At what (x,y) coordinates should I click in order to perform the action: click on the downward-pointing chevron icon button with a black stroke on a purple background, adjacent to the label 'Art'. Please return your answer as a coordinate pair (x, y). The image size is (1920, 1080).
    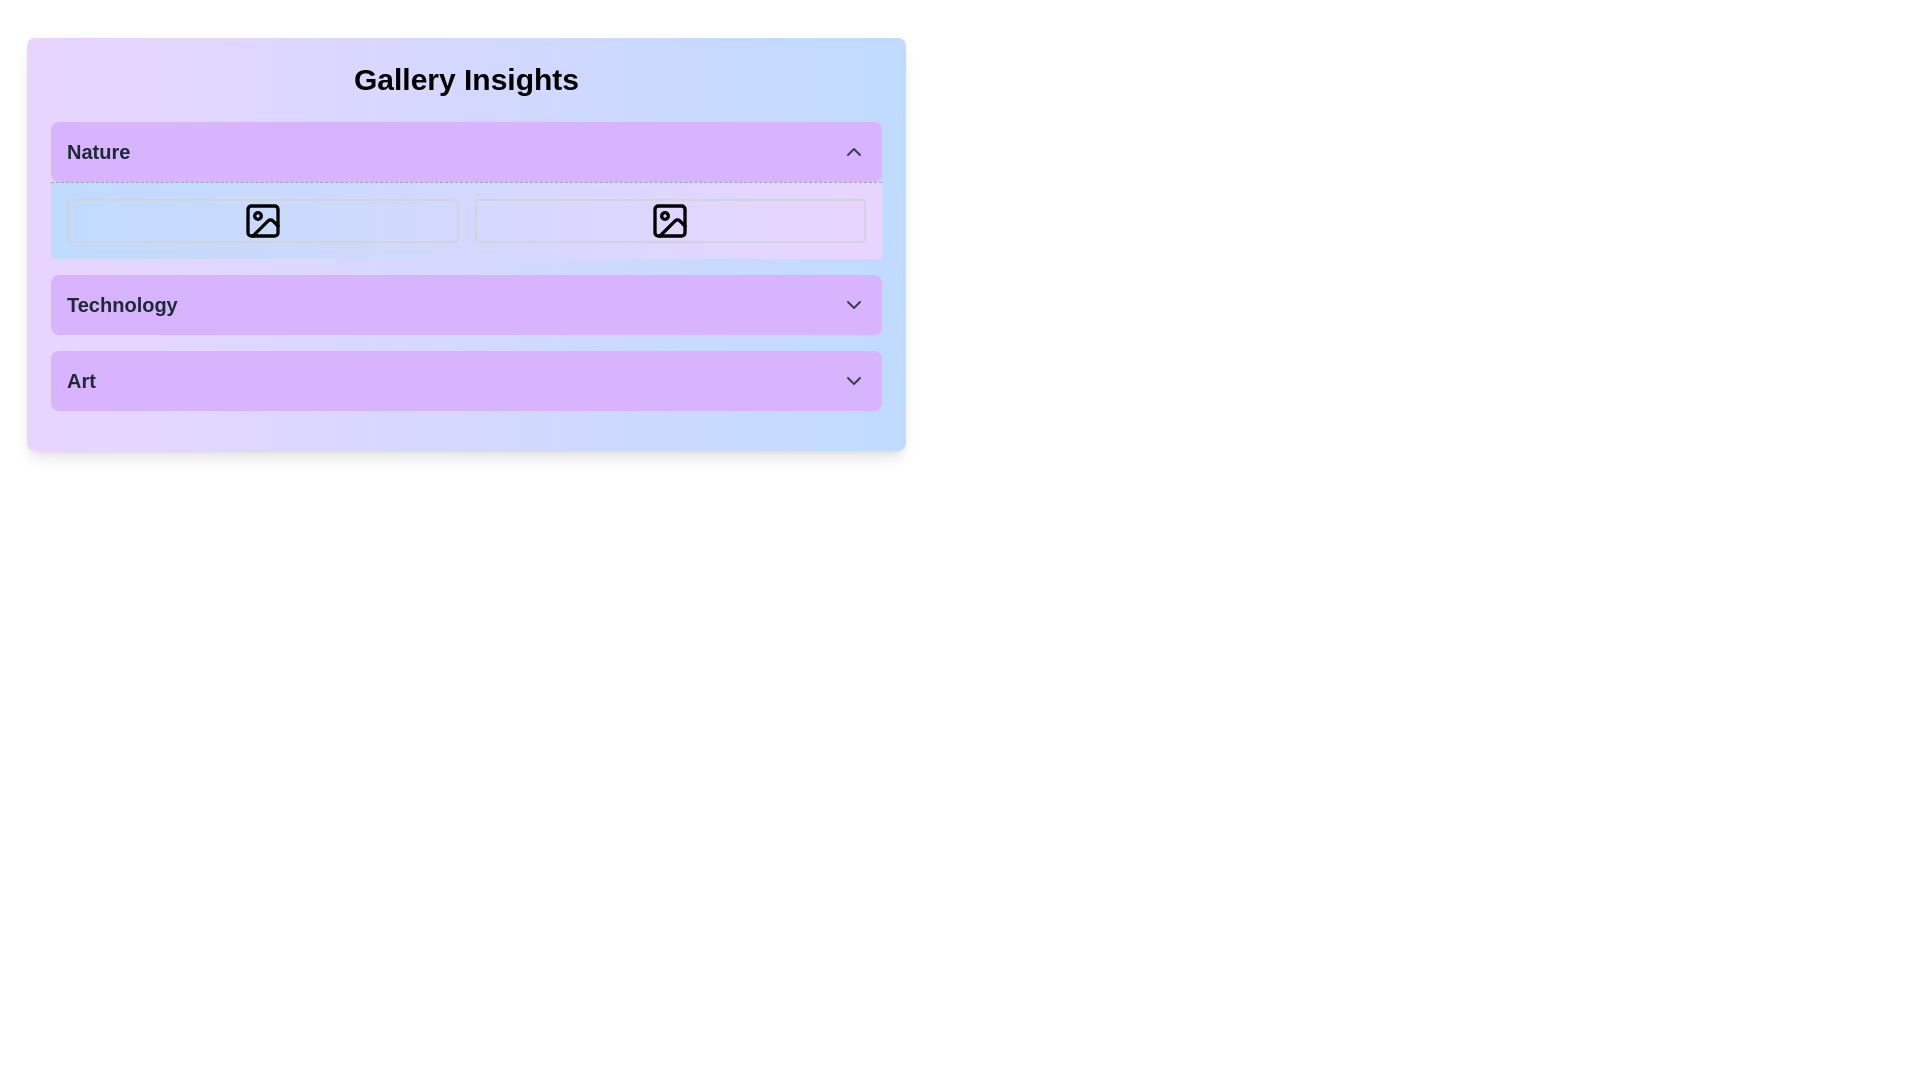
    Looking at the image, I should click on (854, 381).